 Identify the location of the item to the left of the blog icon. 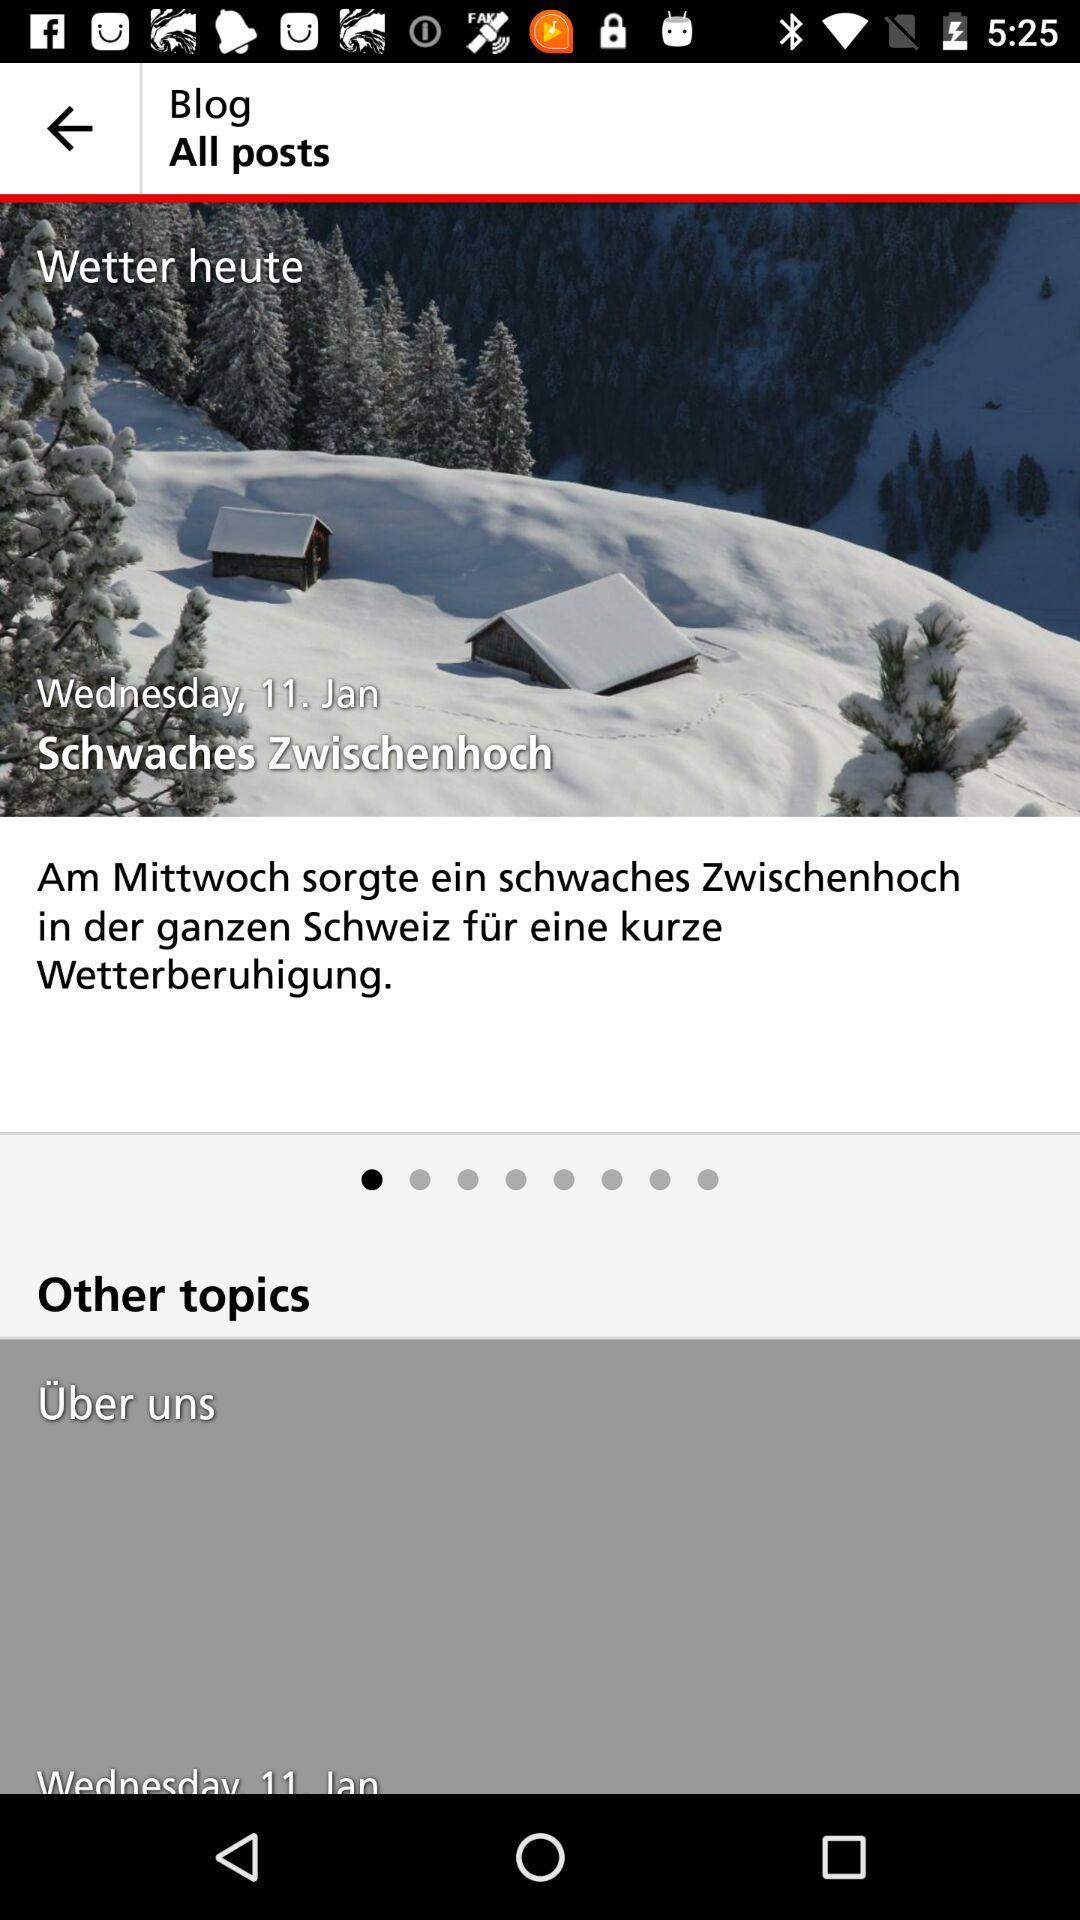
(68, 127).